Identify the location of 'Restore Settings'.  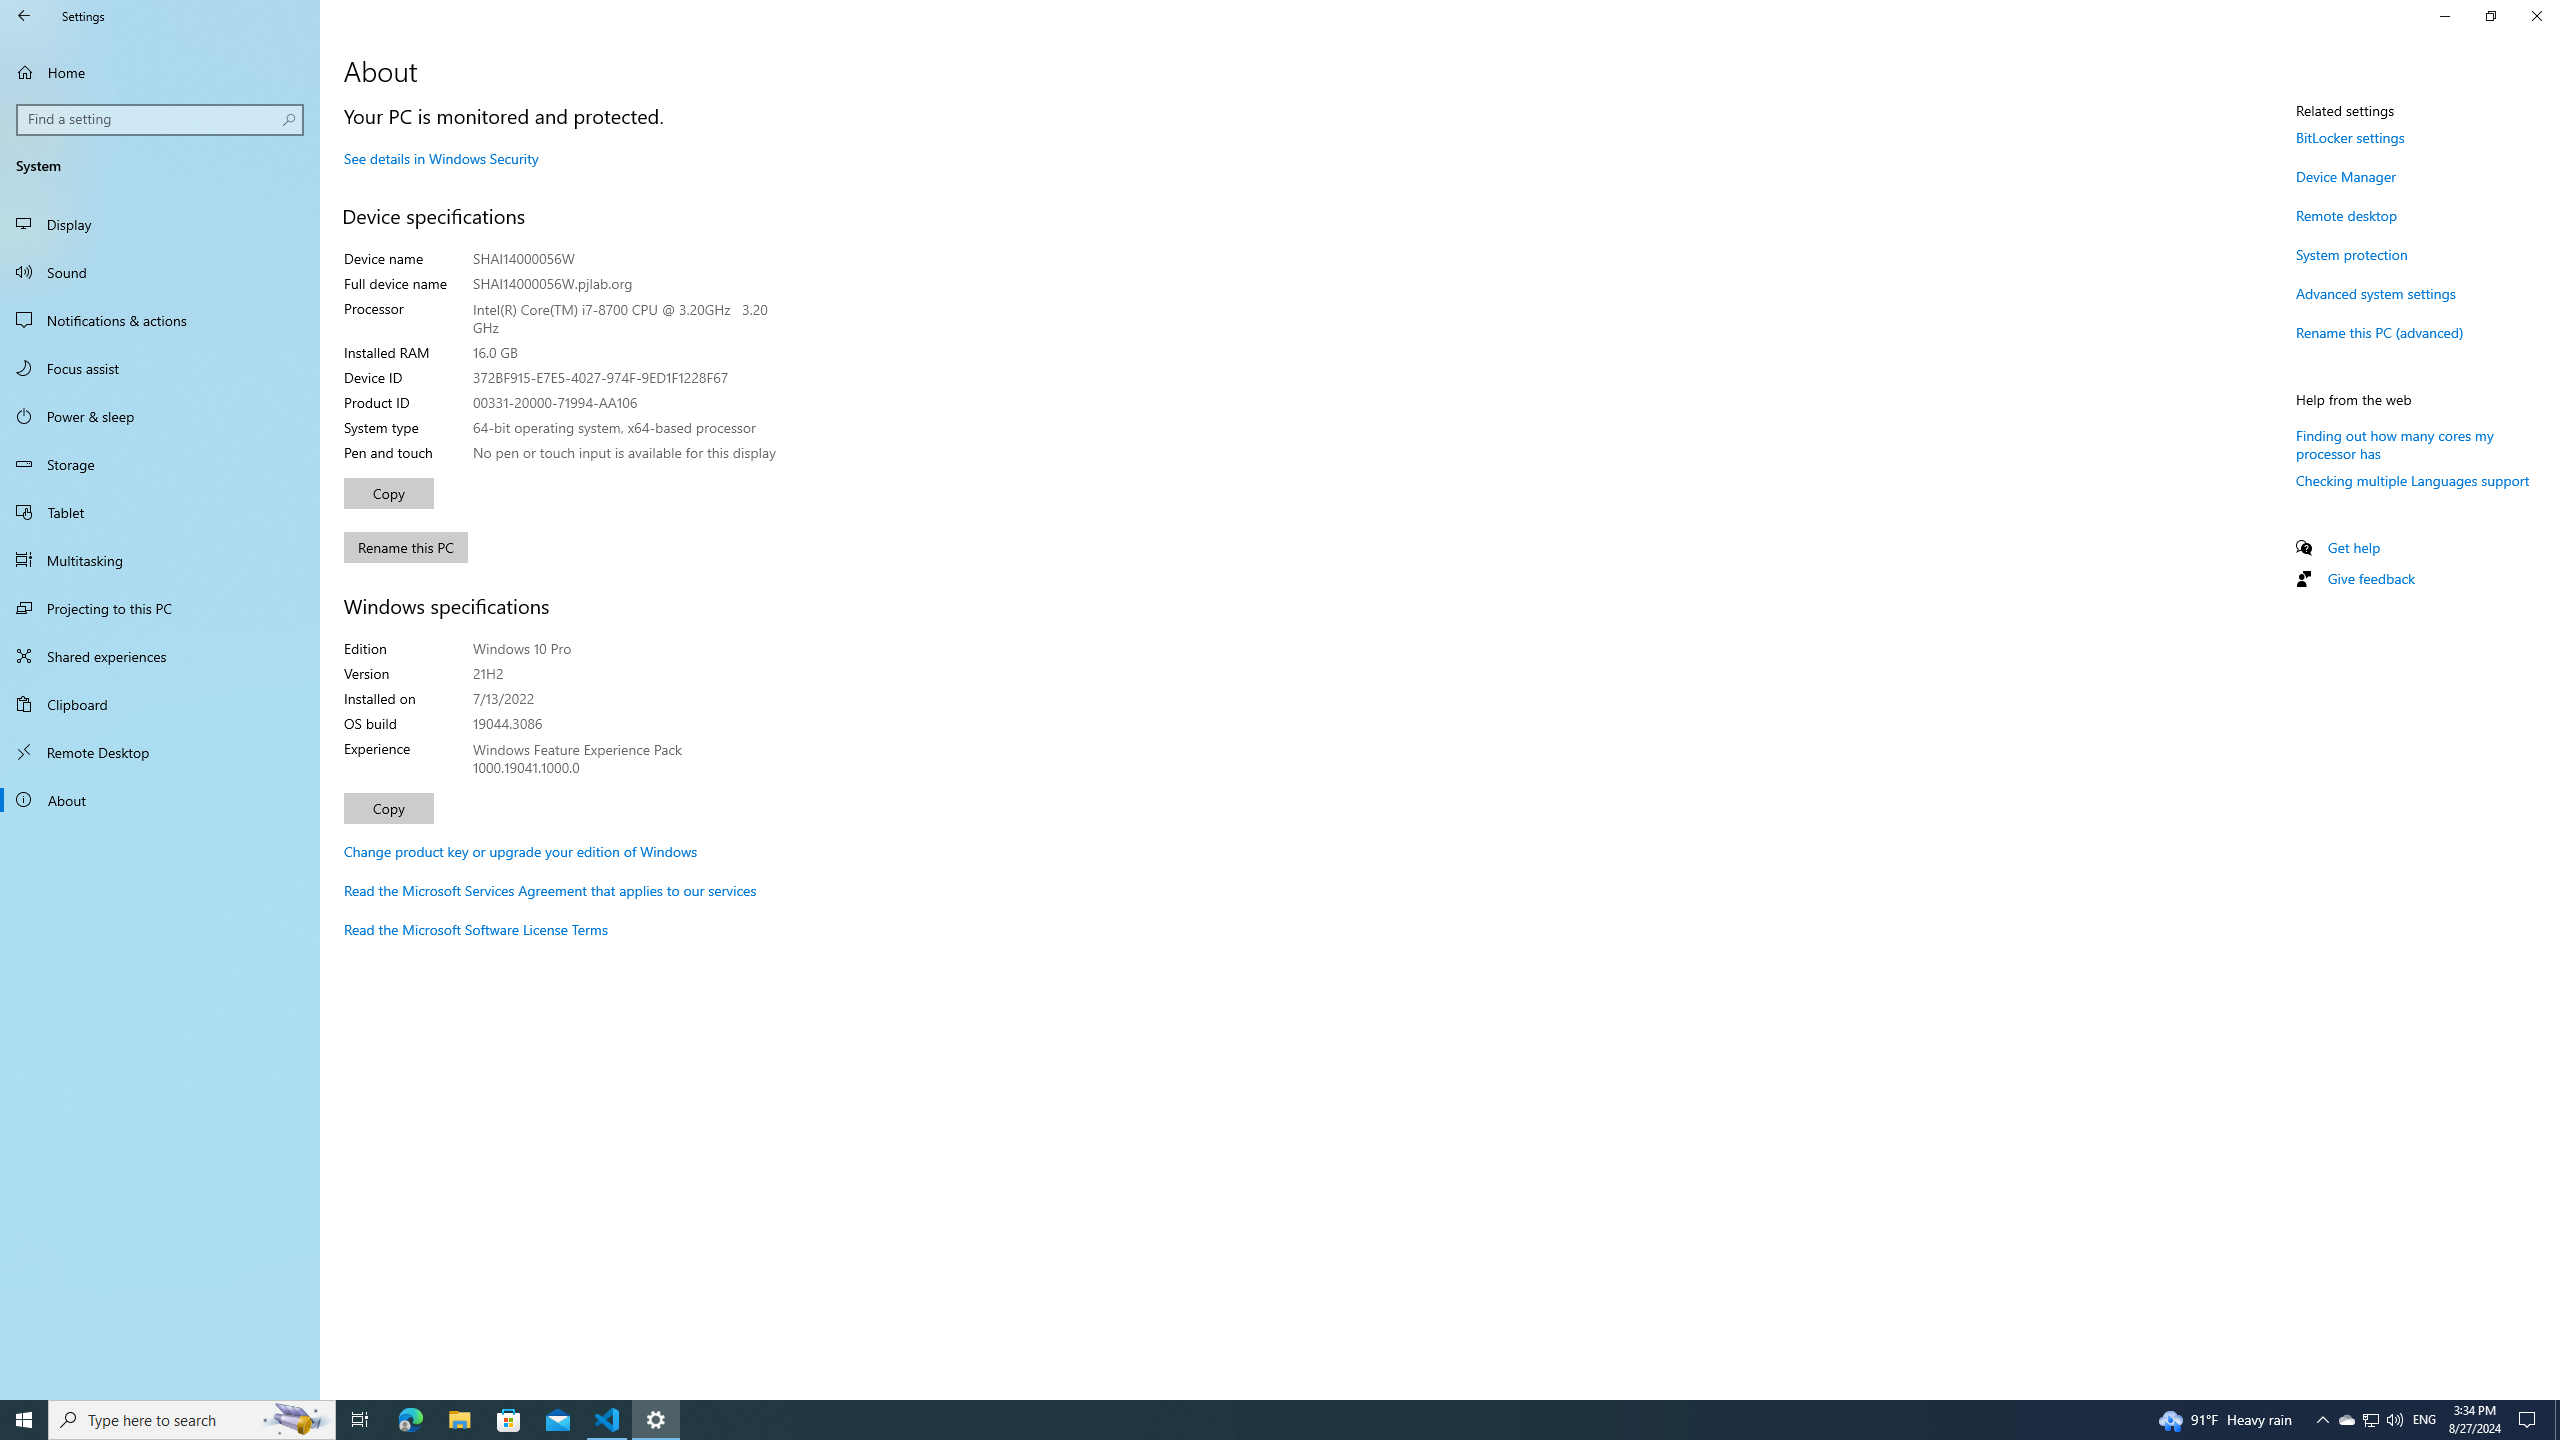
(2490, 15).